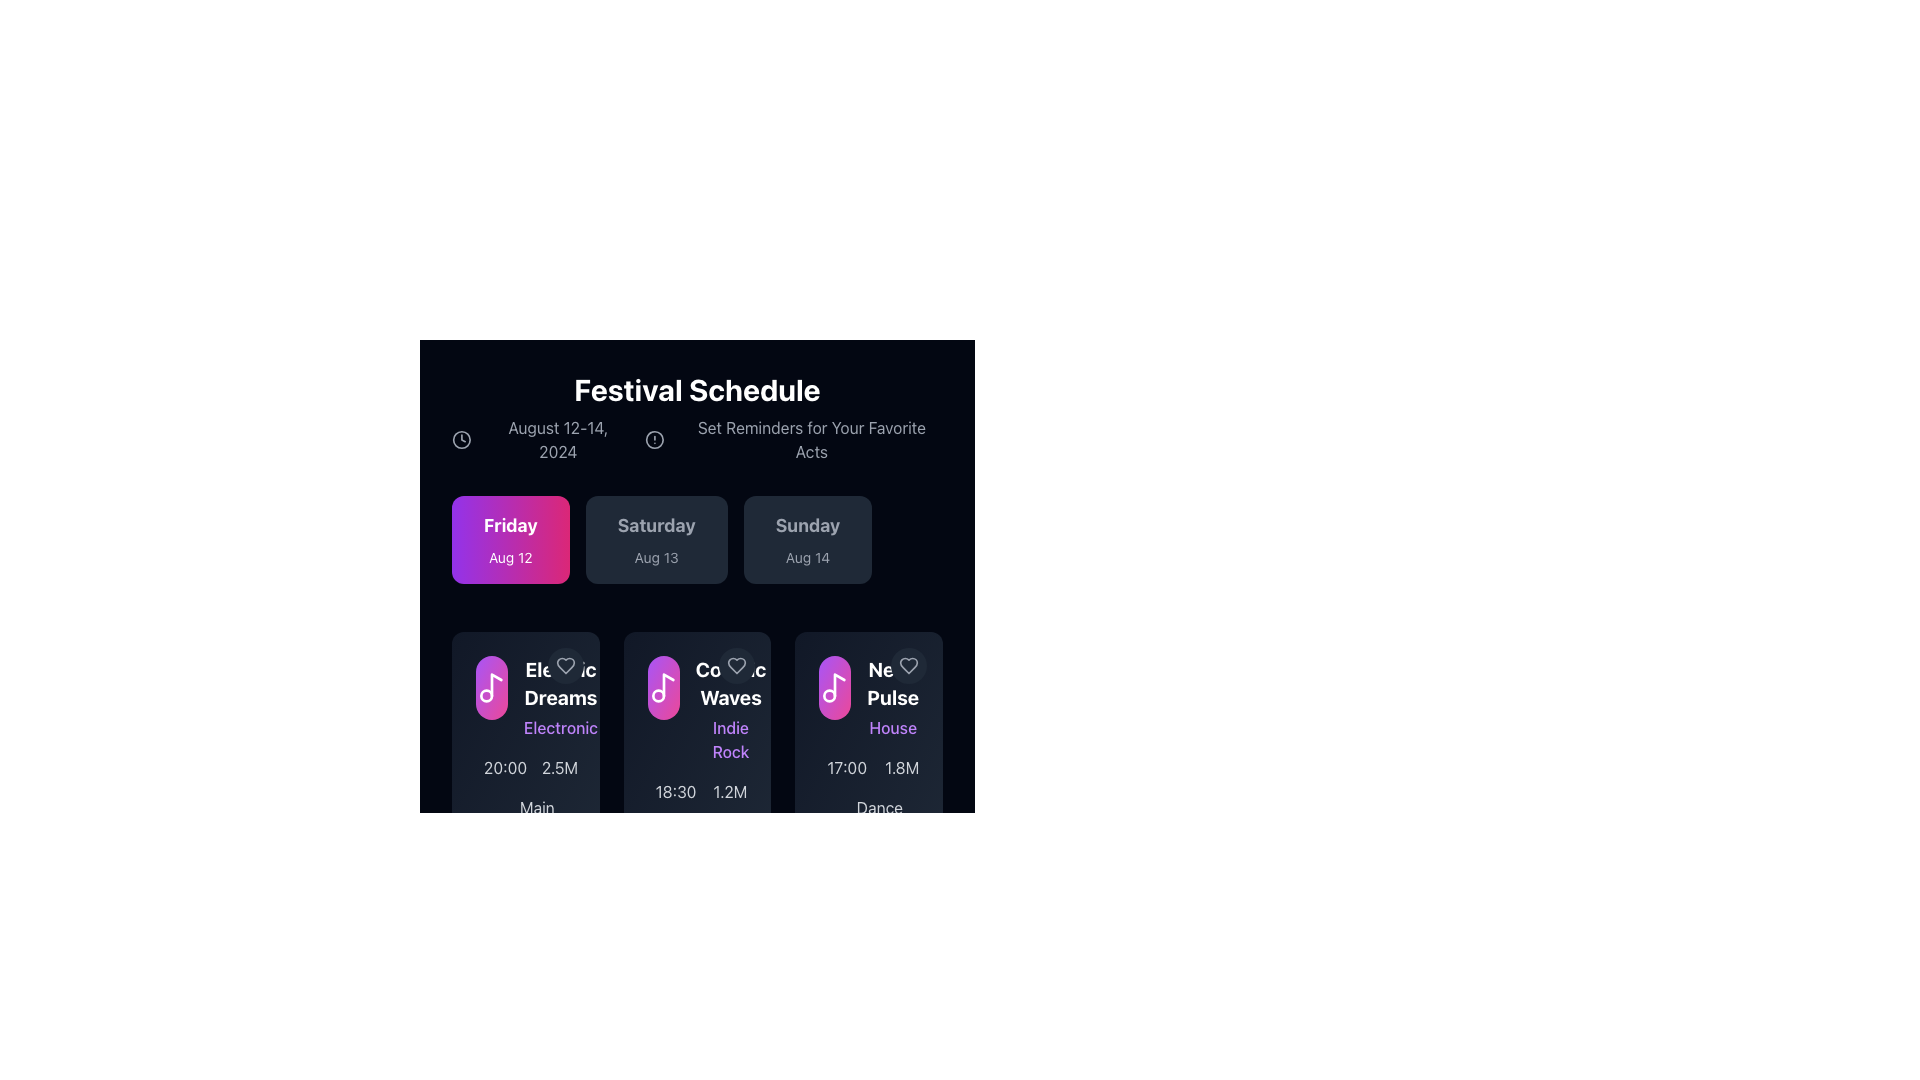 This screenshot has height=1080, width=1920. What do you see at coordinates (654, 438) in the screenshot?
I see `the circular graphical icon located below the 'Festival Schedule' title, which has a darker border and a solid interior` at bounding box center [654, 438].